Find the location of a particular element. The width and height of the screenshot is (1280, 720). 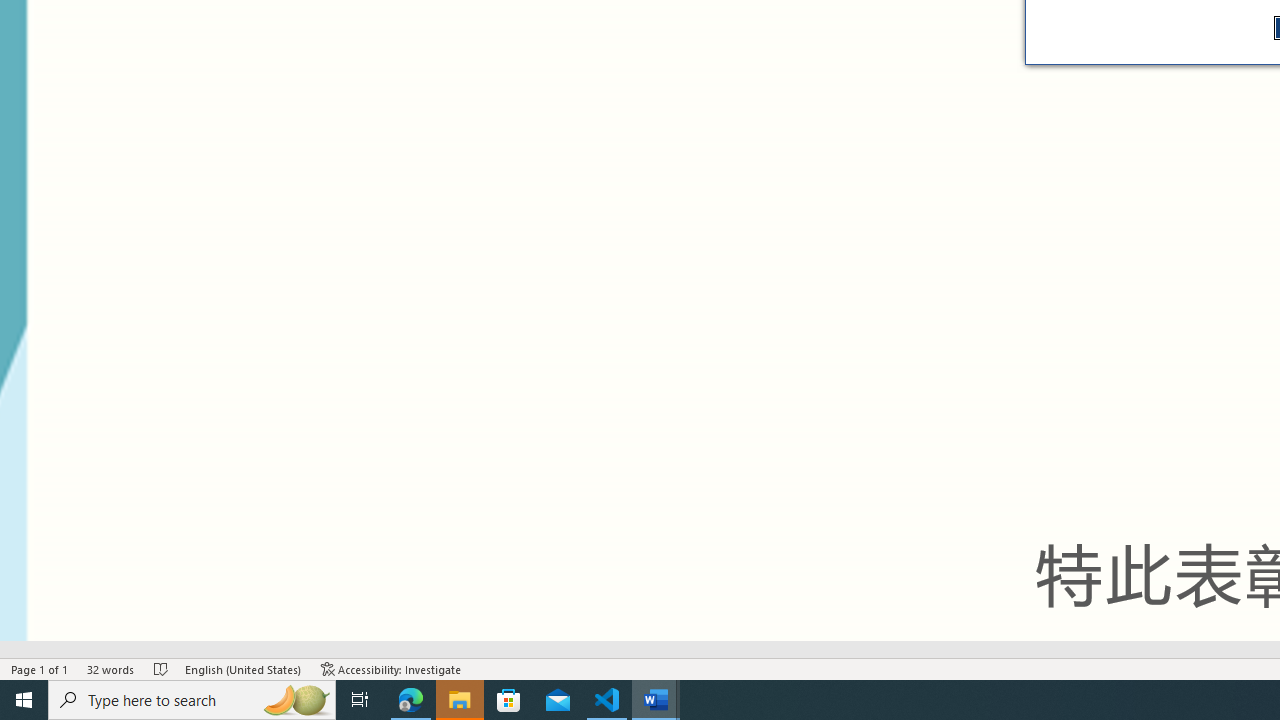

'Microsoft Edge - 1 running window' is located at coordinates (410, 698).